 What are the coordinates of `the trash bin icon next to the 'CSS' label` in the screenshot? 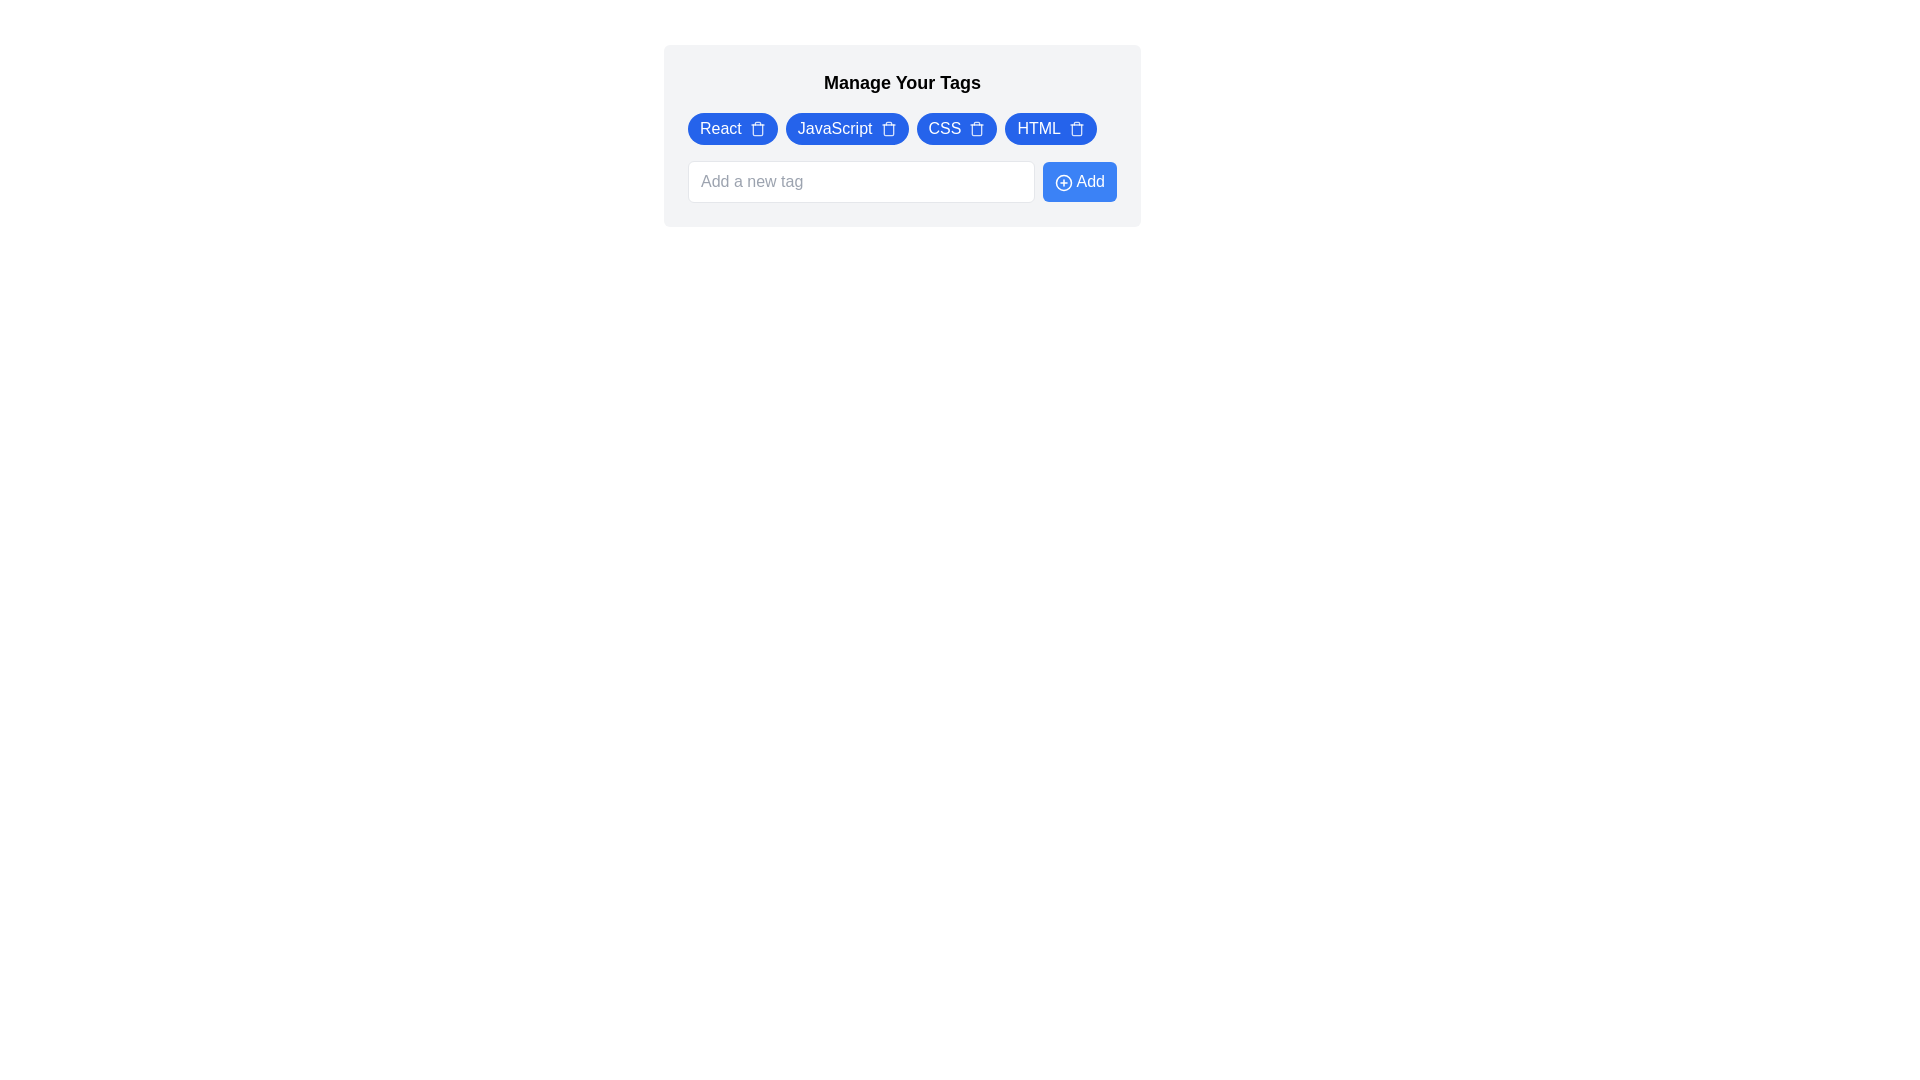 It's located at (977, 128).